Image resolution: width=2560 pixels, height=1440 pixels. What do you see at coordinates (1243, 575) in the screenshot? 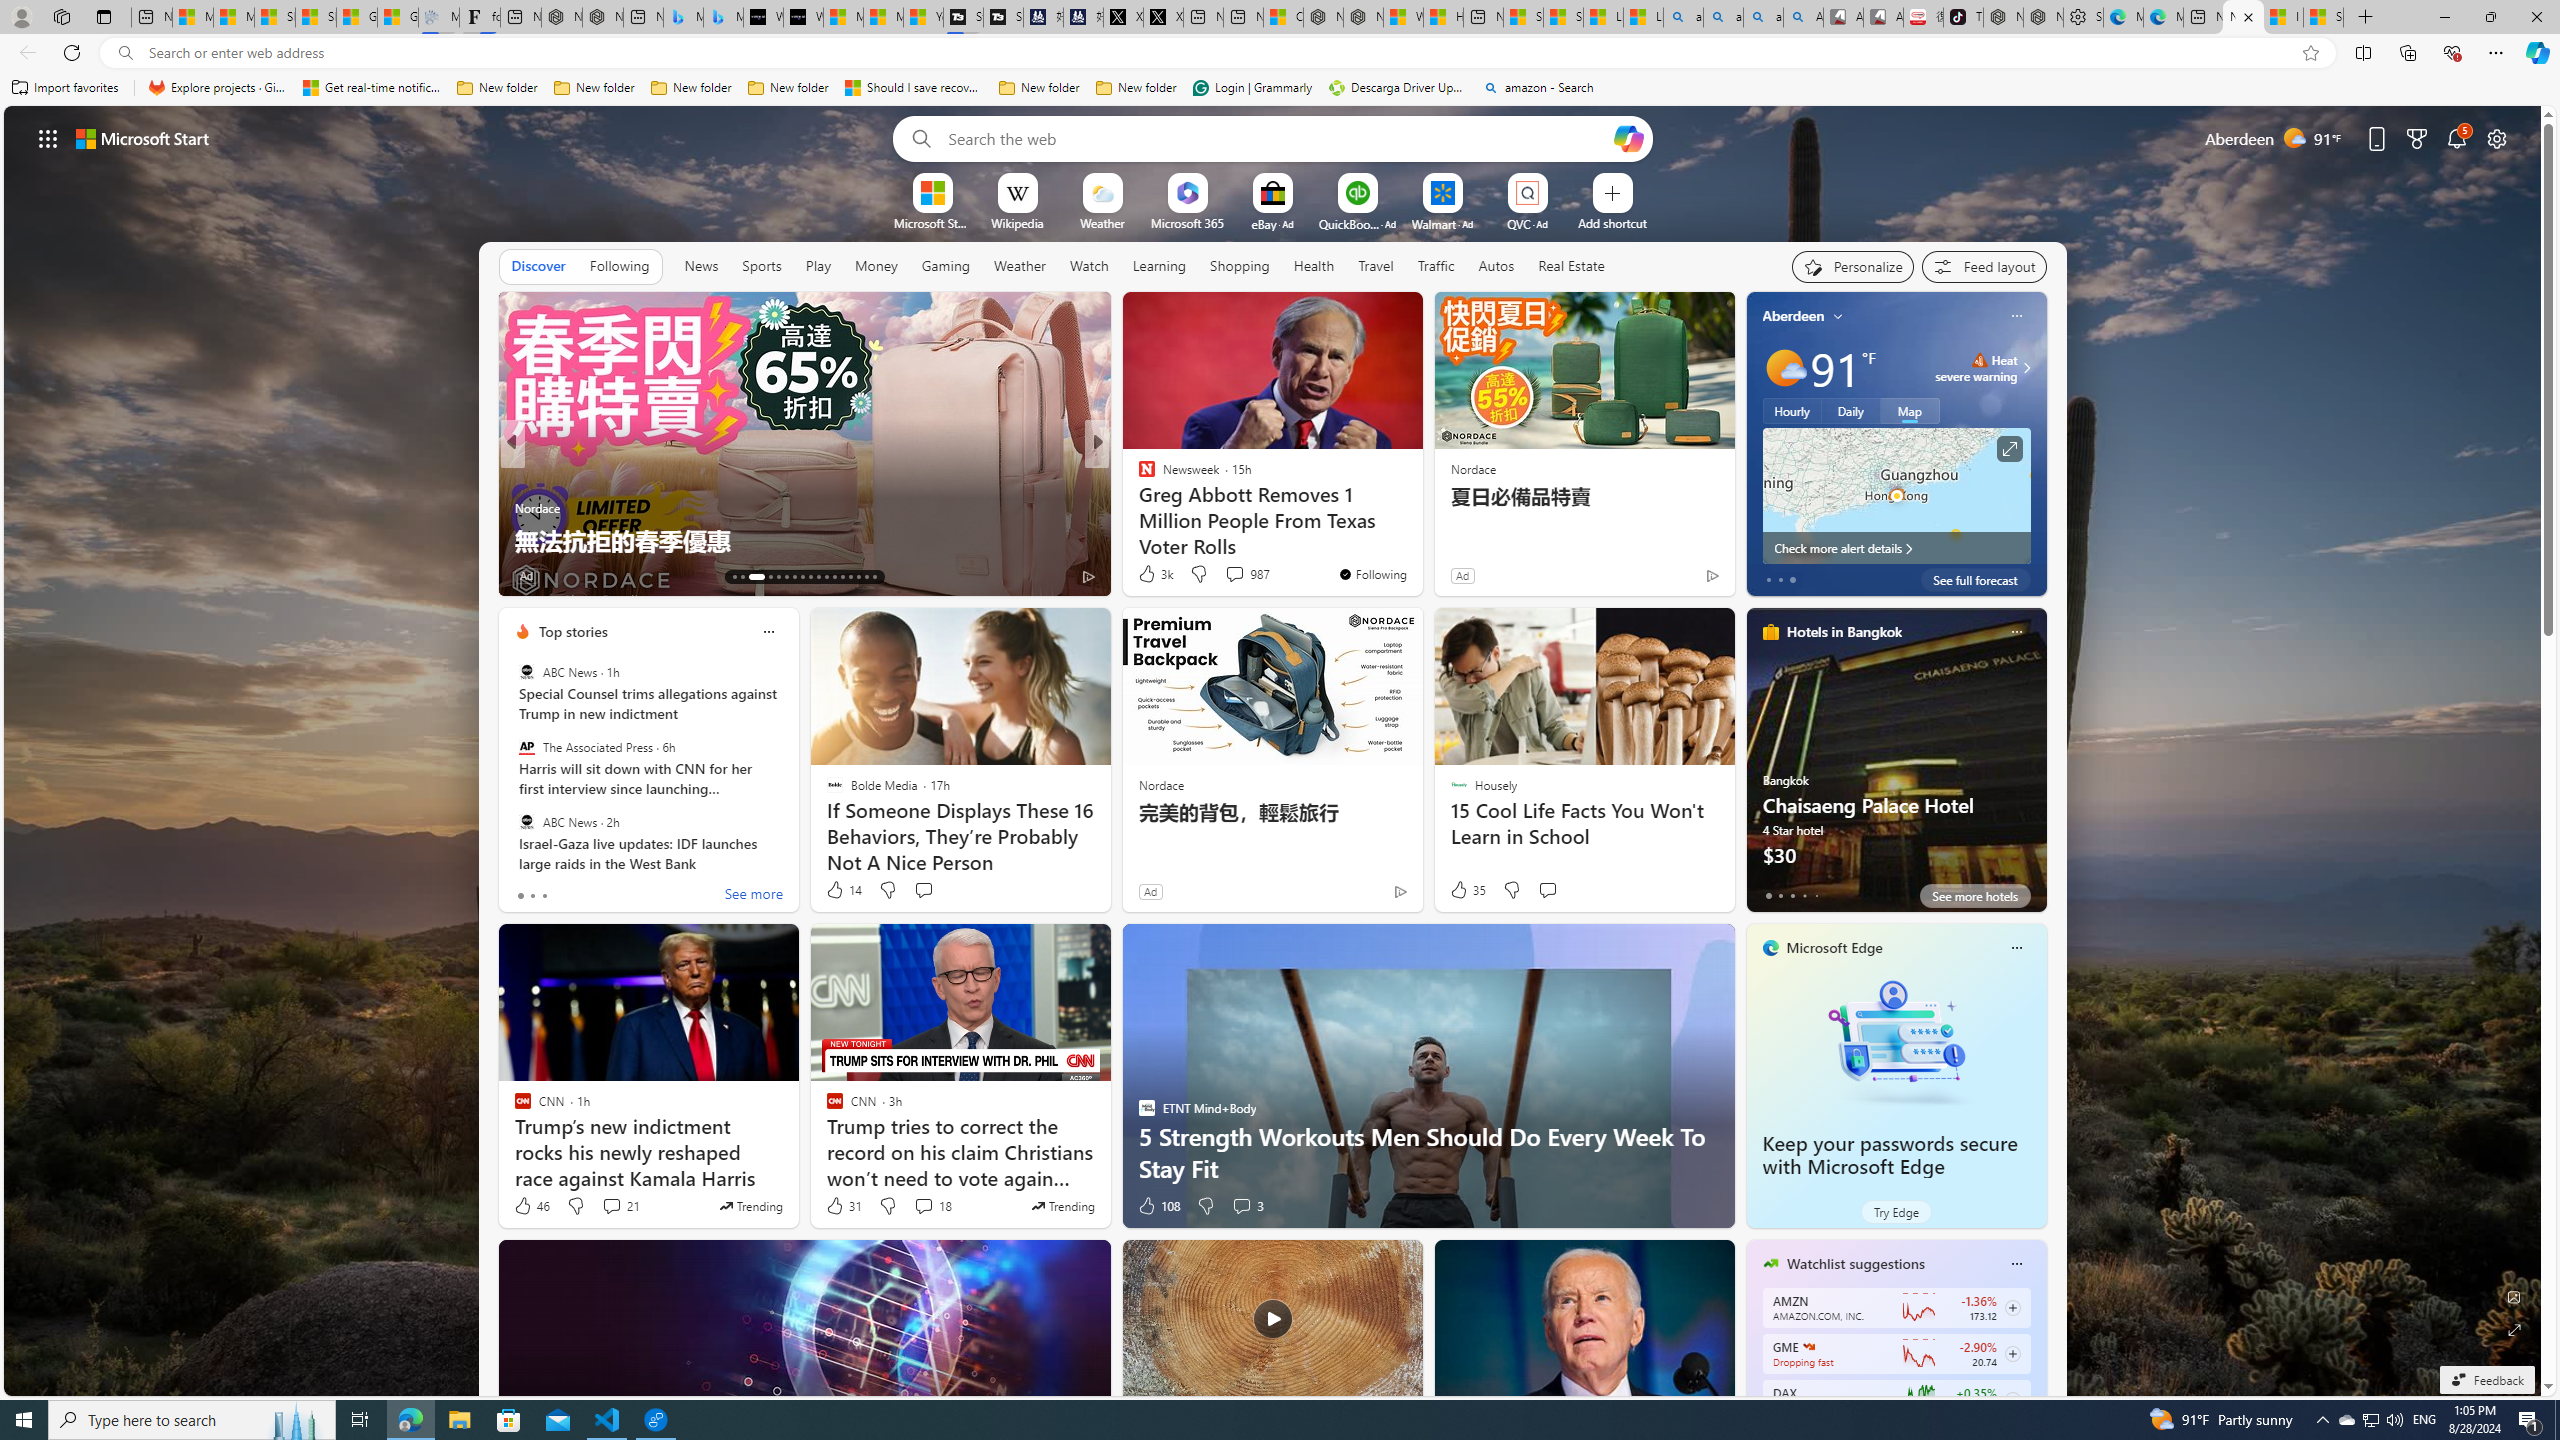
I see `'View comments 22 Comment'` at bounding box center [1243, 575].